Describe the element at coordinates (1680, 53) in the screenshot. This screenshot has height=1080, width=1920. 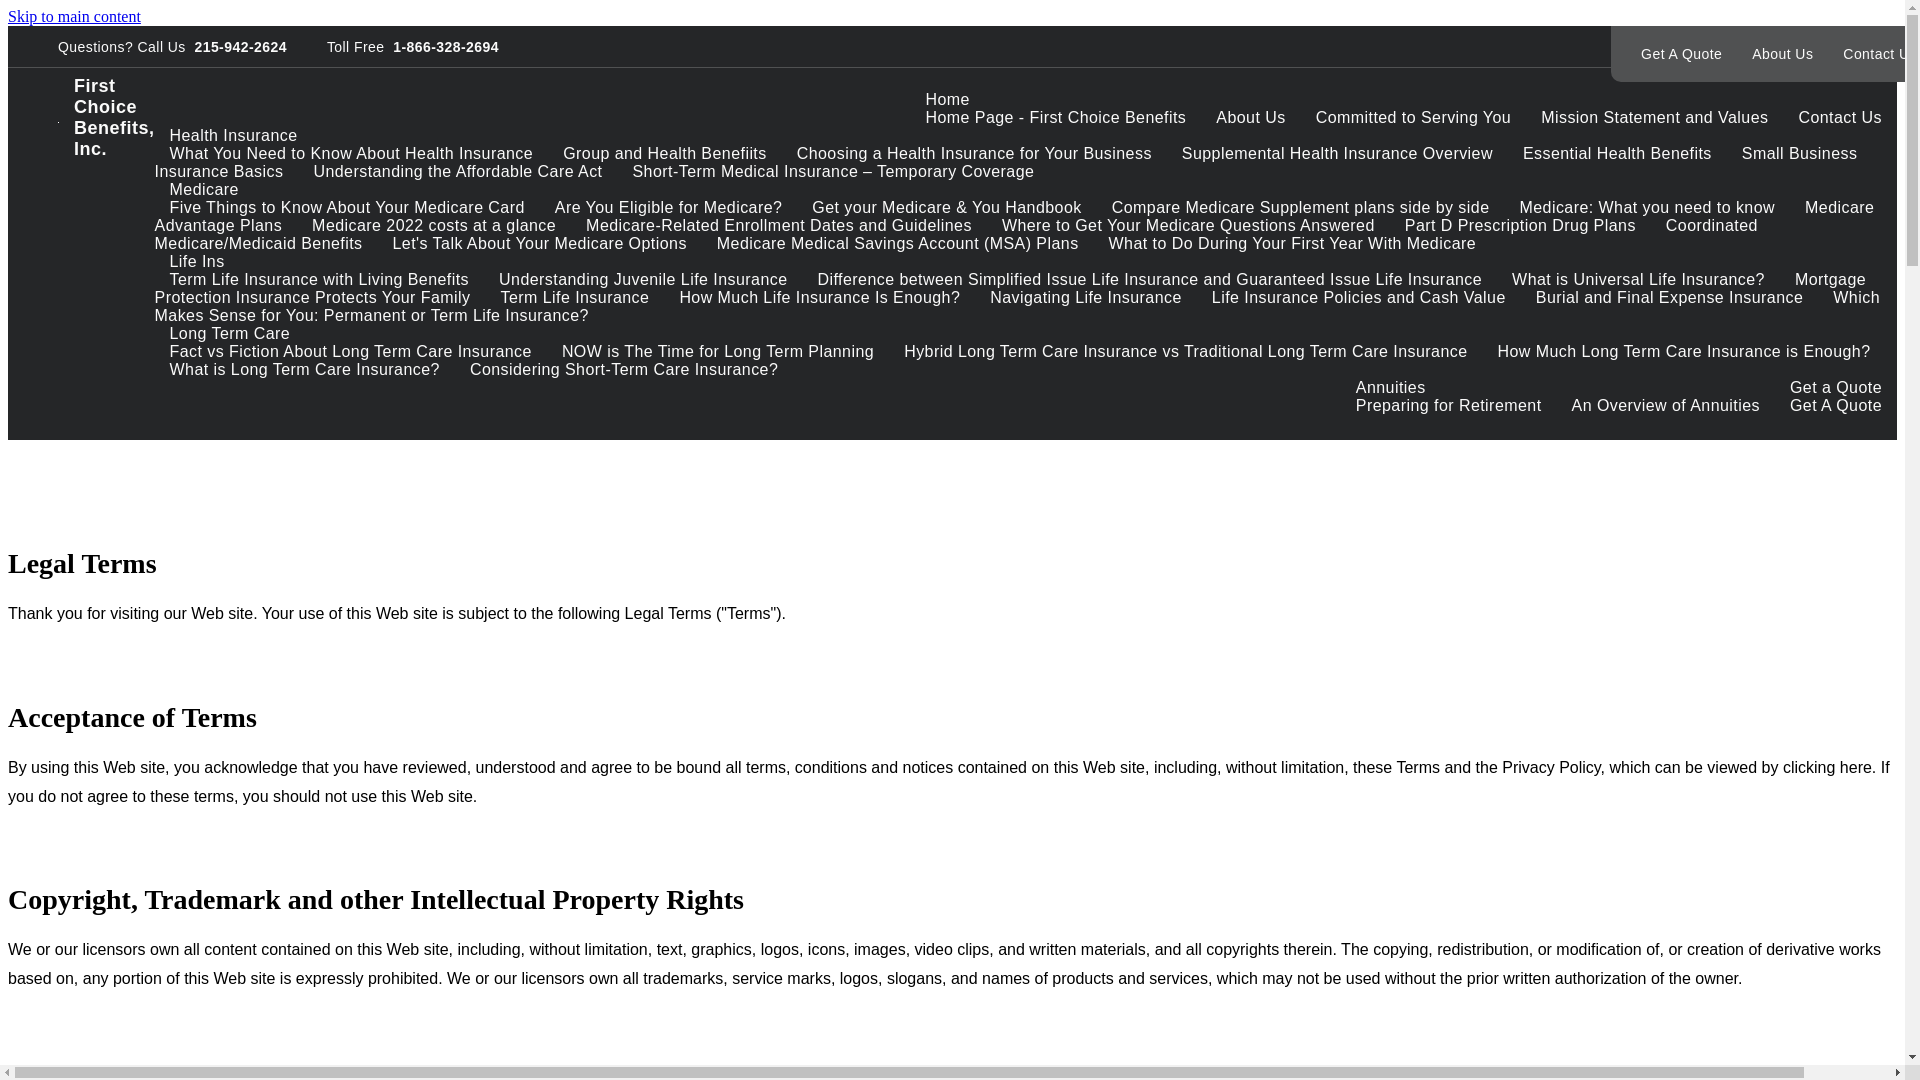
I see `'Get A Quote'` at that location.